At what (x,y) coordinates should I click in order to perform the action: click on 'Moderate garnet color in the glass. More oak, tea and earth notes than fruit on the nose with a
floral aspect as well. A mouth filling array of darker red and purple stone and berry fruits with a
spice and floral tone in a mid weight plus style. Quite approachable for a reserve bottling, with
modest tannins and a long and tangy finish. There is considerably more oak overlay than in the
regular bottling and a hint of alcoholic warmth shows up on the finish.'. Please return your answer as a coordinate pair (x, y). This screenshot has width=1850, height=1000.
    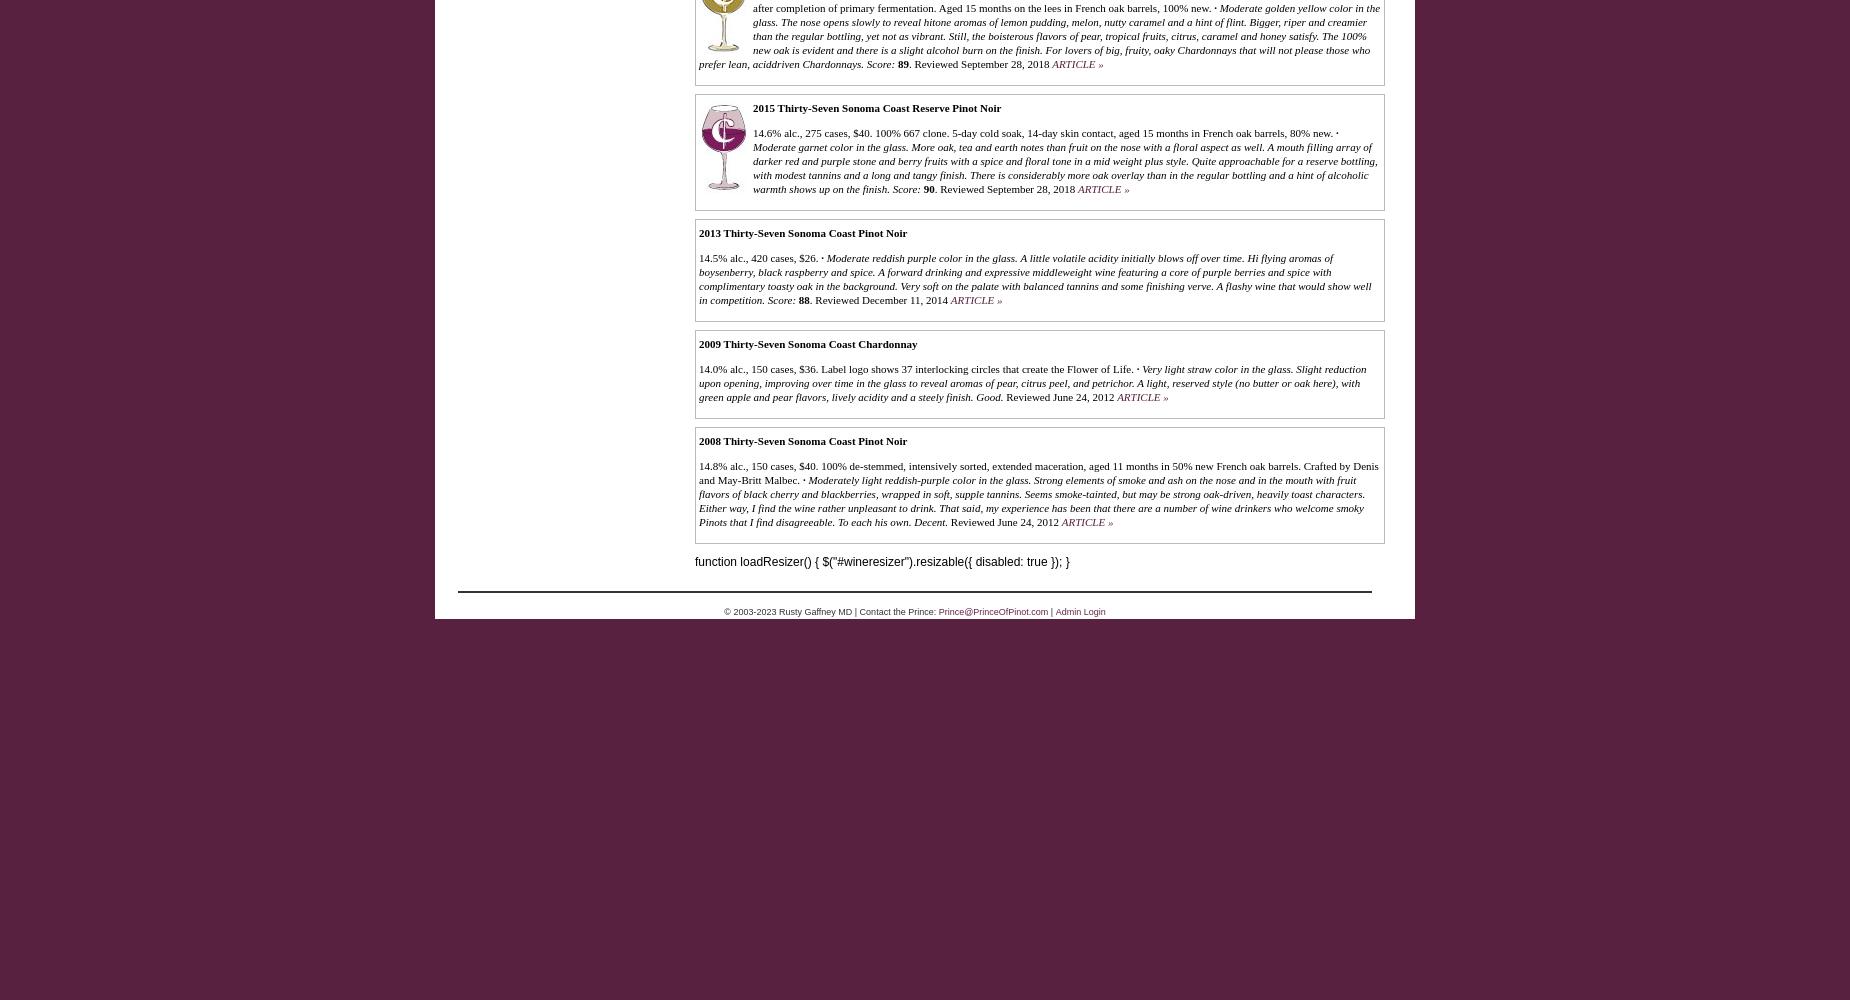
    Looking at the image, I should click on (1064, 167).